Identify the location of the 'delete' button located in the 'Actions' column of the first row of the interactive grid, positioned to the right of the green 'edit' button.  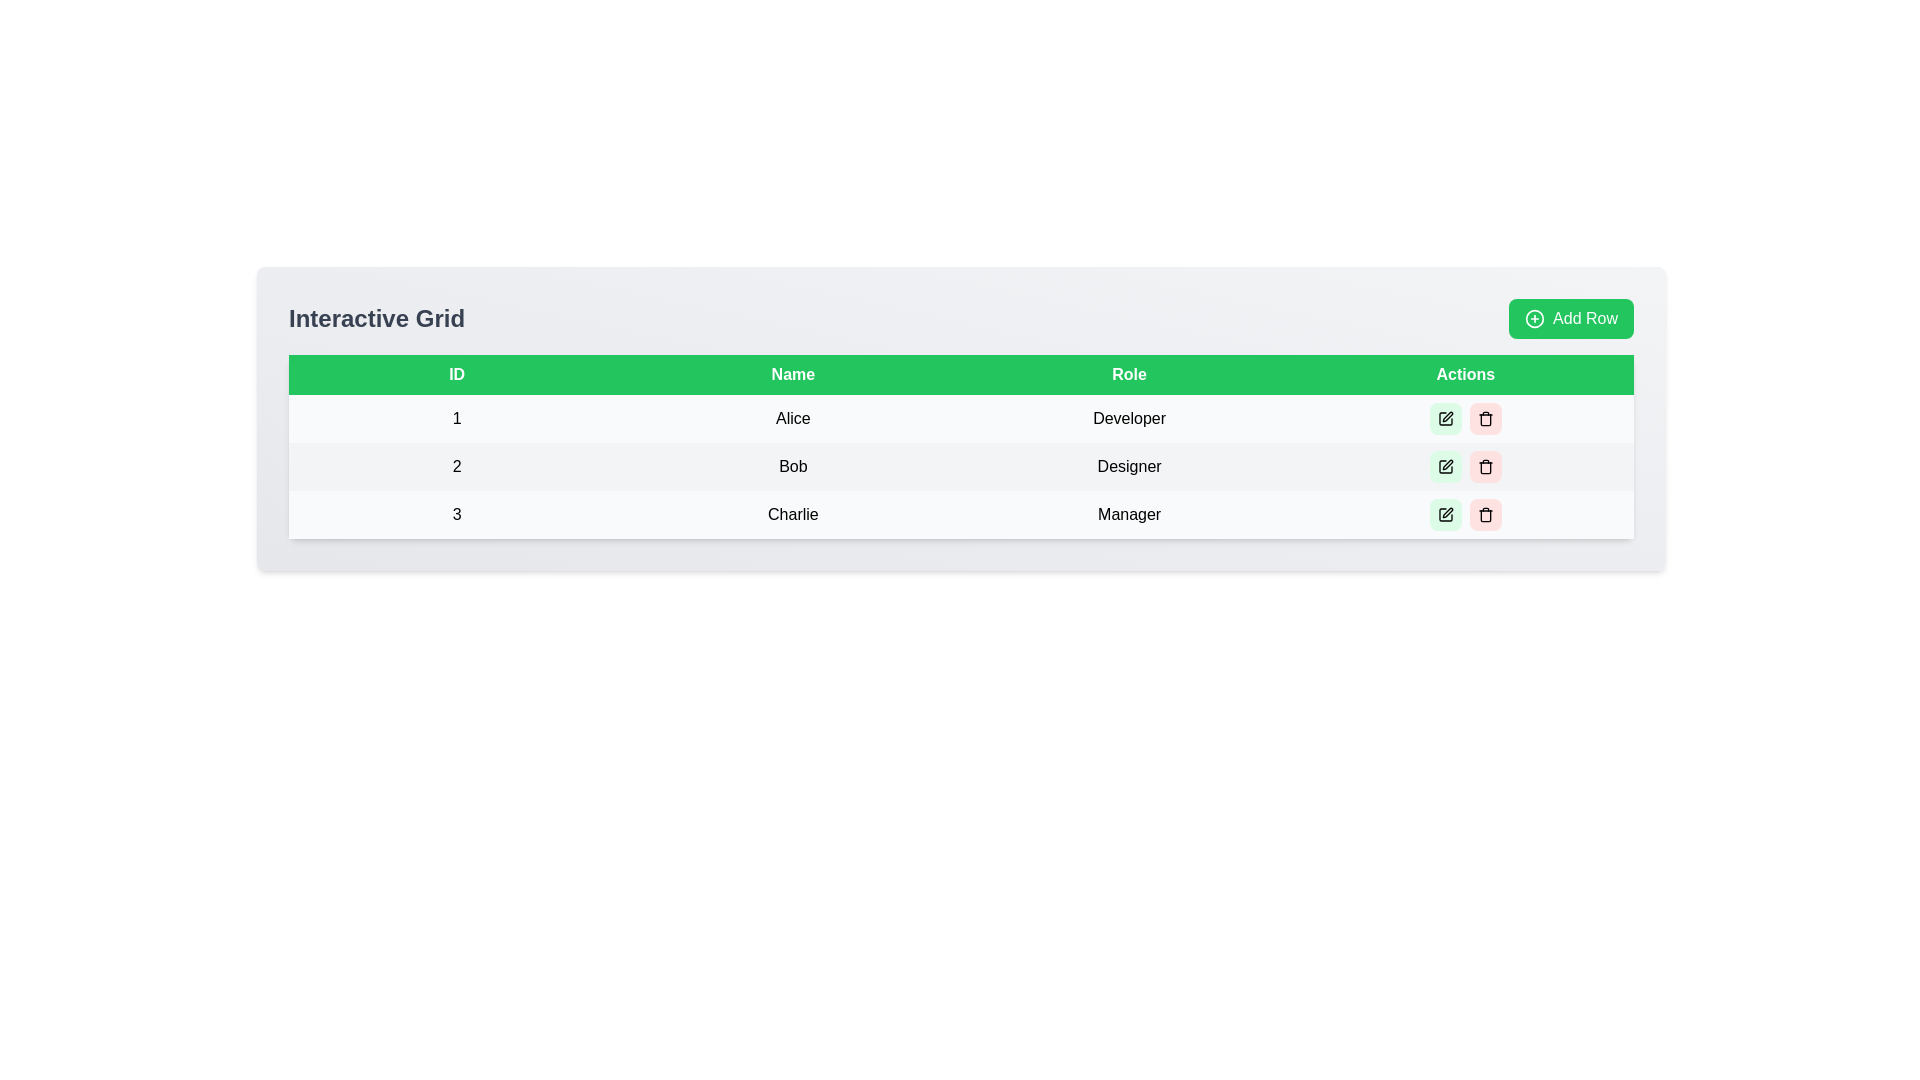
(1485, 418).